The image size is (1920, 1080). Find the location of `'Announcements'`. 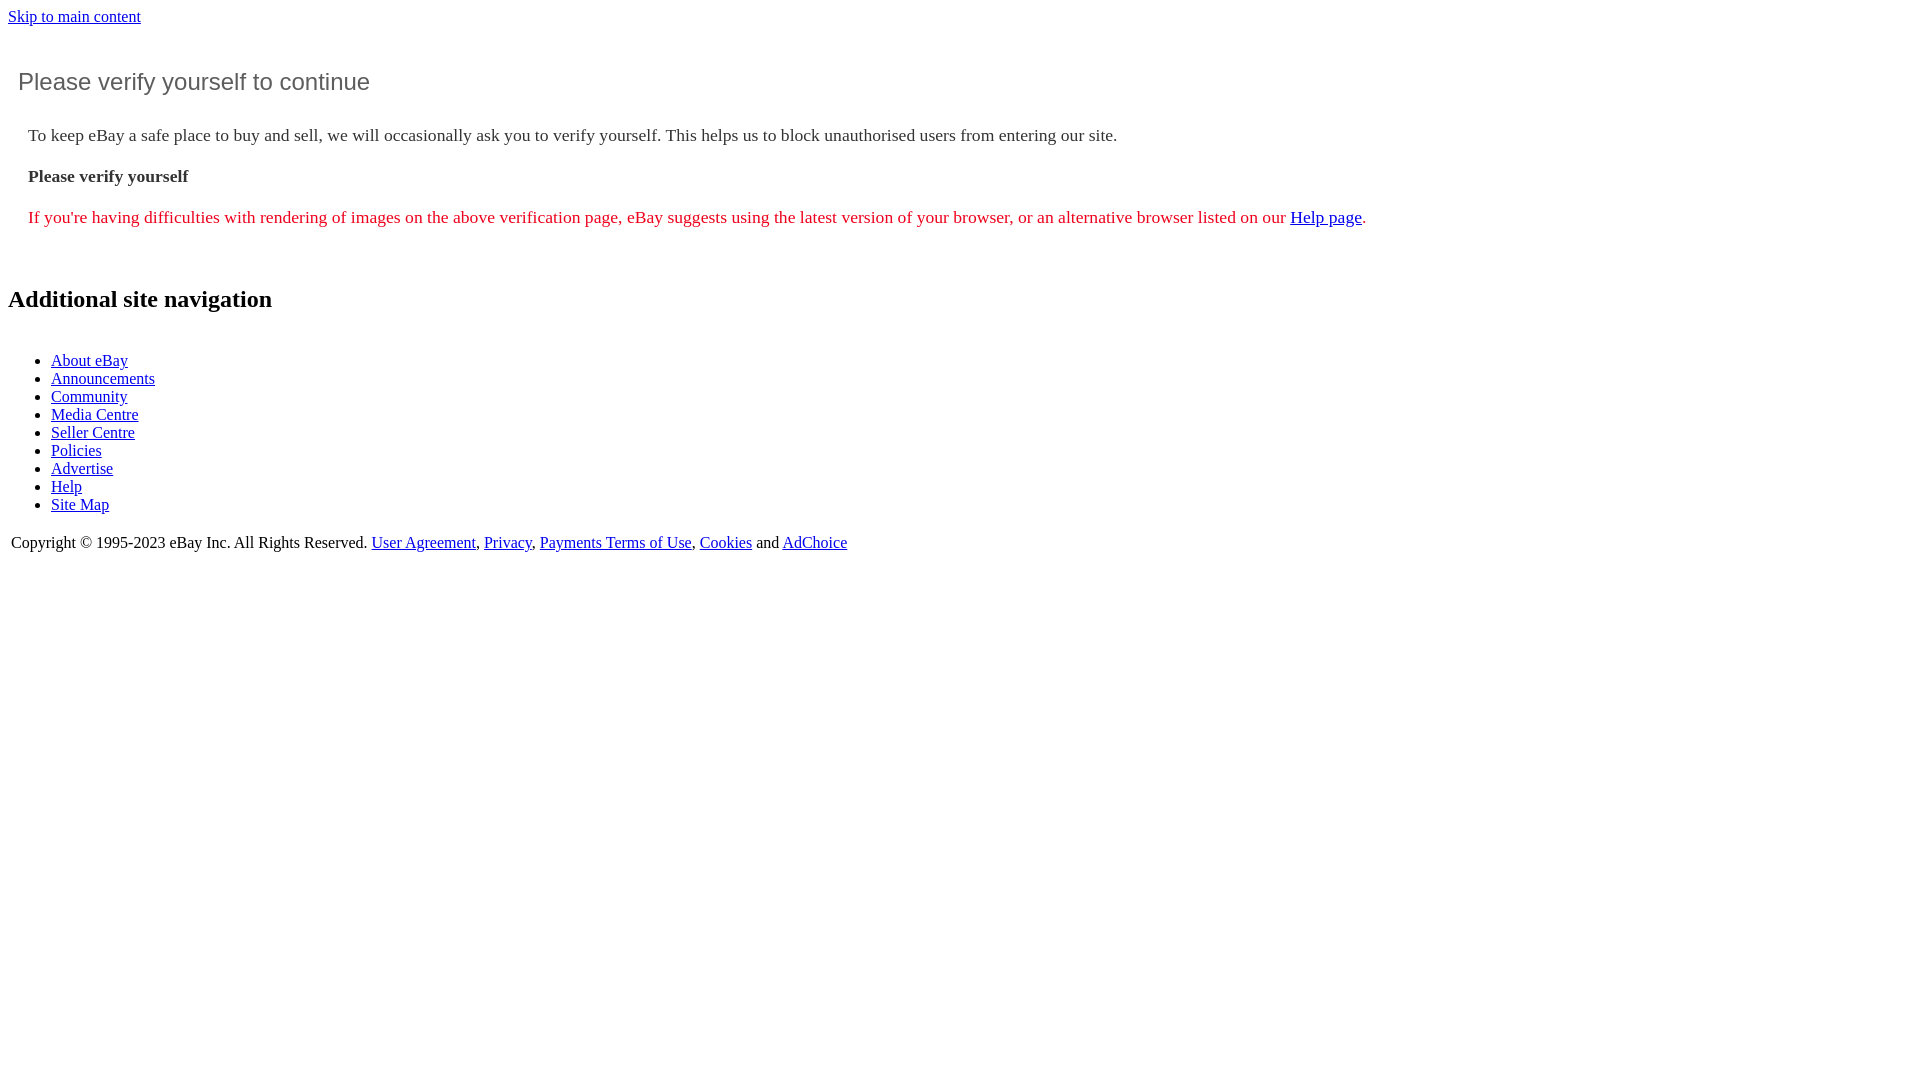

'Announcements' is located at coordinates (101, 378).